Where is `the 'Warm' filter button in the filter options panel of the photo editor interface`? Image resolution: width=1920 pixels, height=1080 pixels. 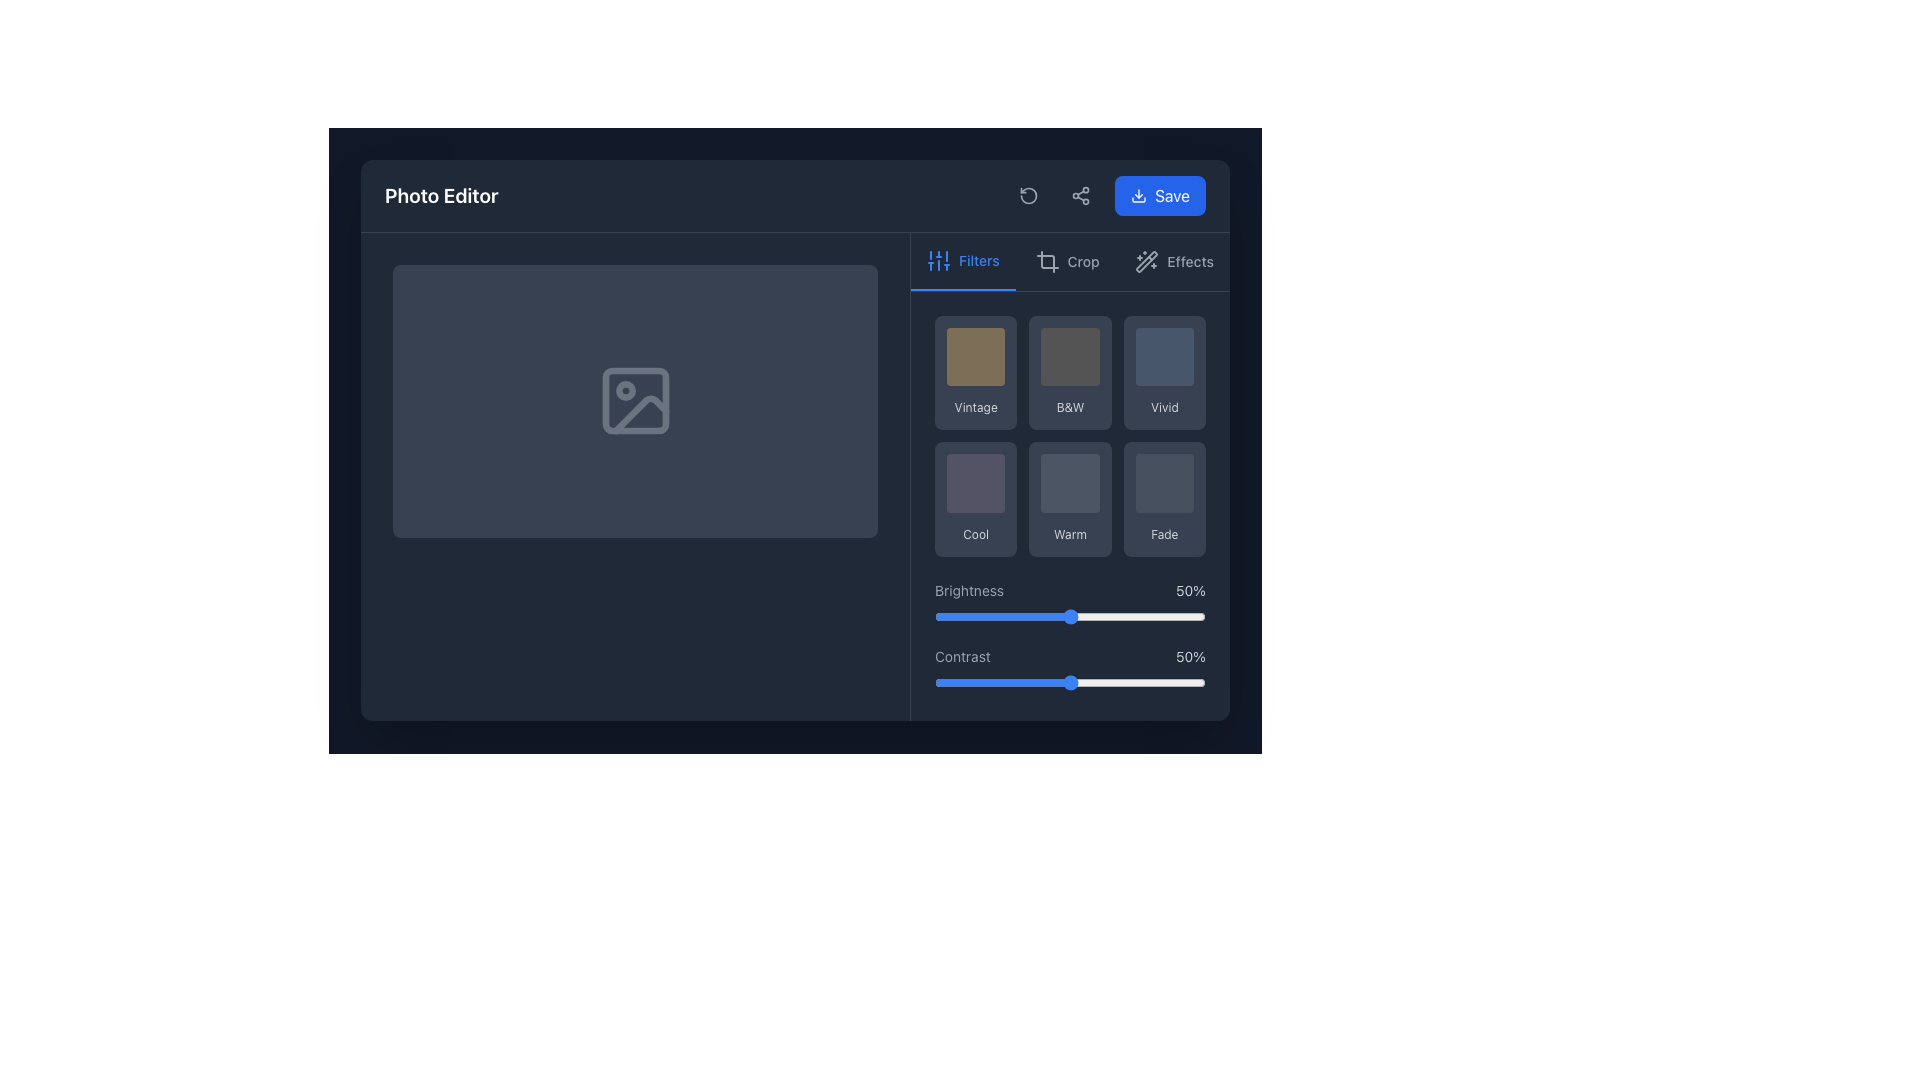
the 'Warm' filter button in the filter options panel of the photo editor interface is located at coordinates (1069, 475).